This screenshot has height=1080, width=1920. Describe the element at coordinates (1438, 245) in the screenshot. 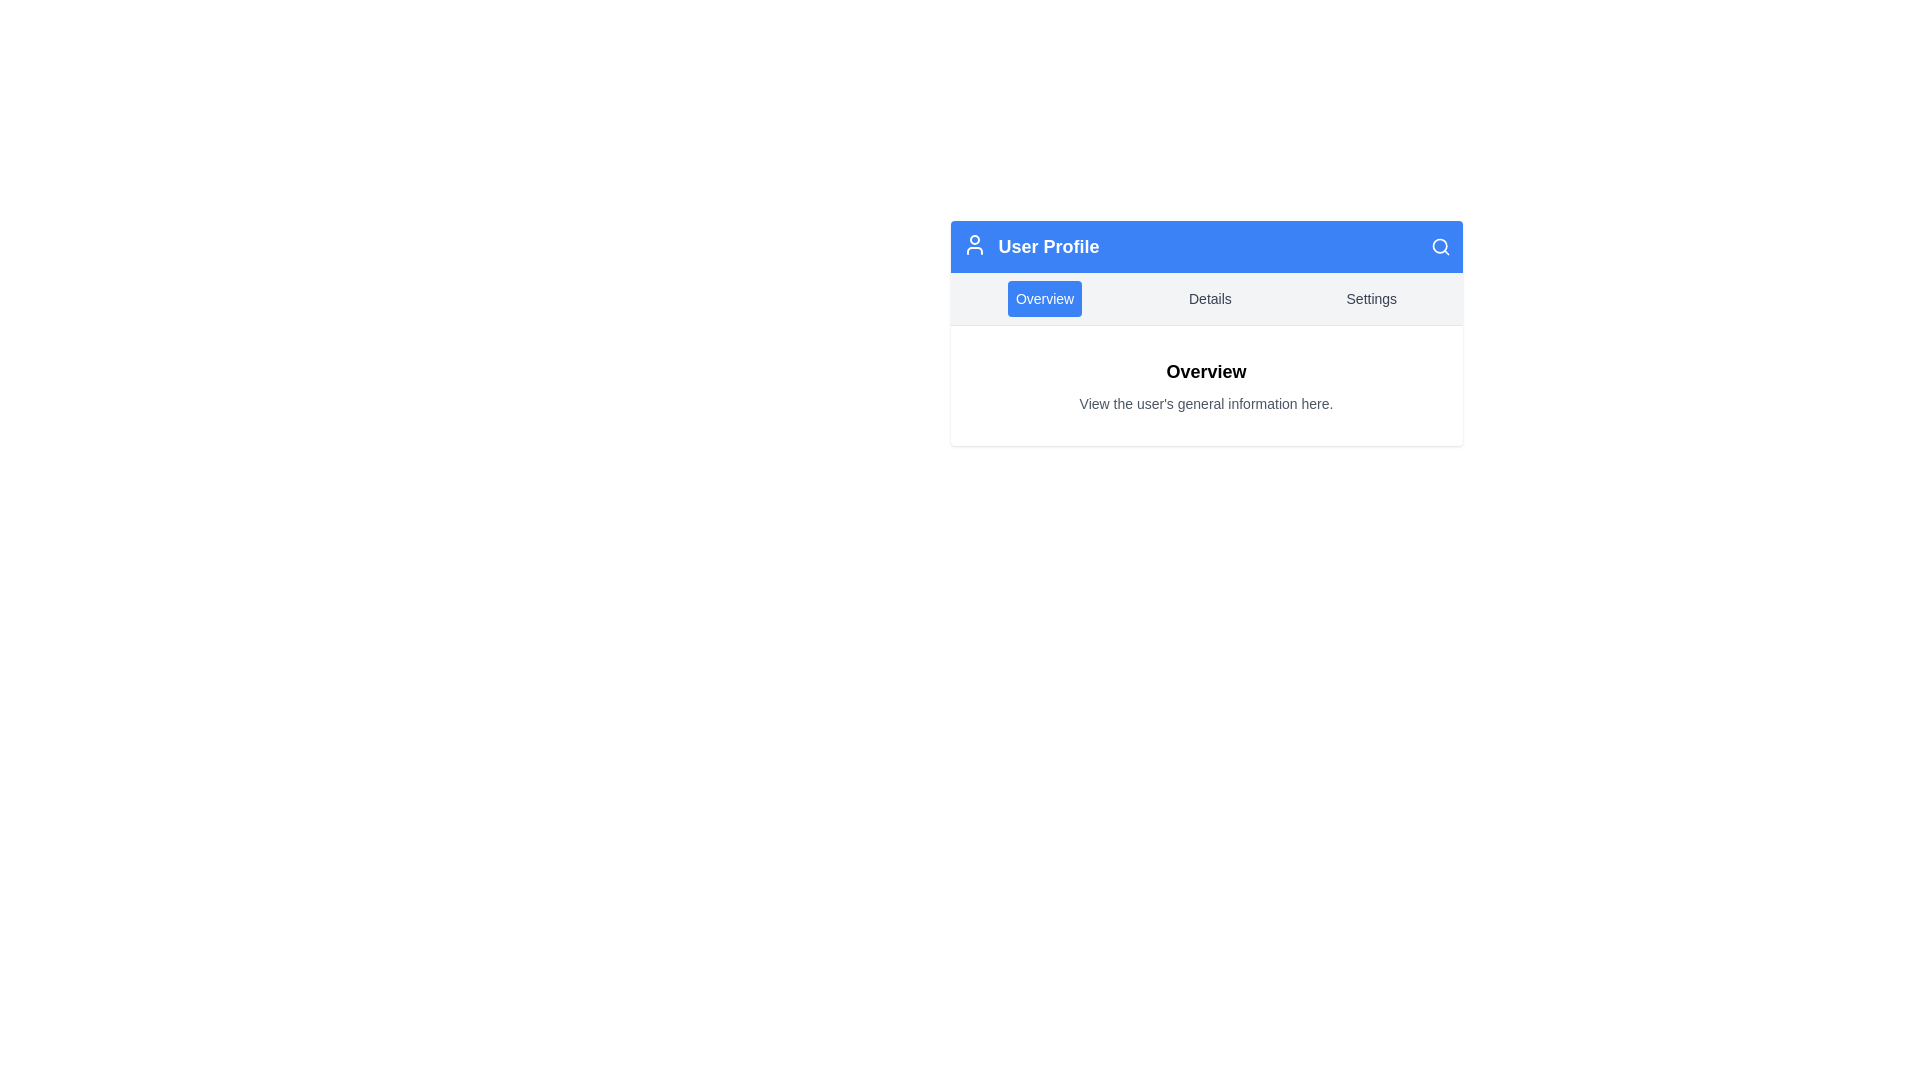

I see `the SVG circle element that is part of the magnifying glass icon adjacent to the top-right corner of the blue header bar labeled 'User Profile'` at that location.